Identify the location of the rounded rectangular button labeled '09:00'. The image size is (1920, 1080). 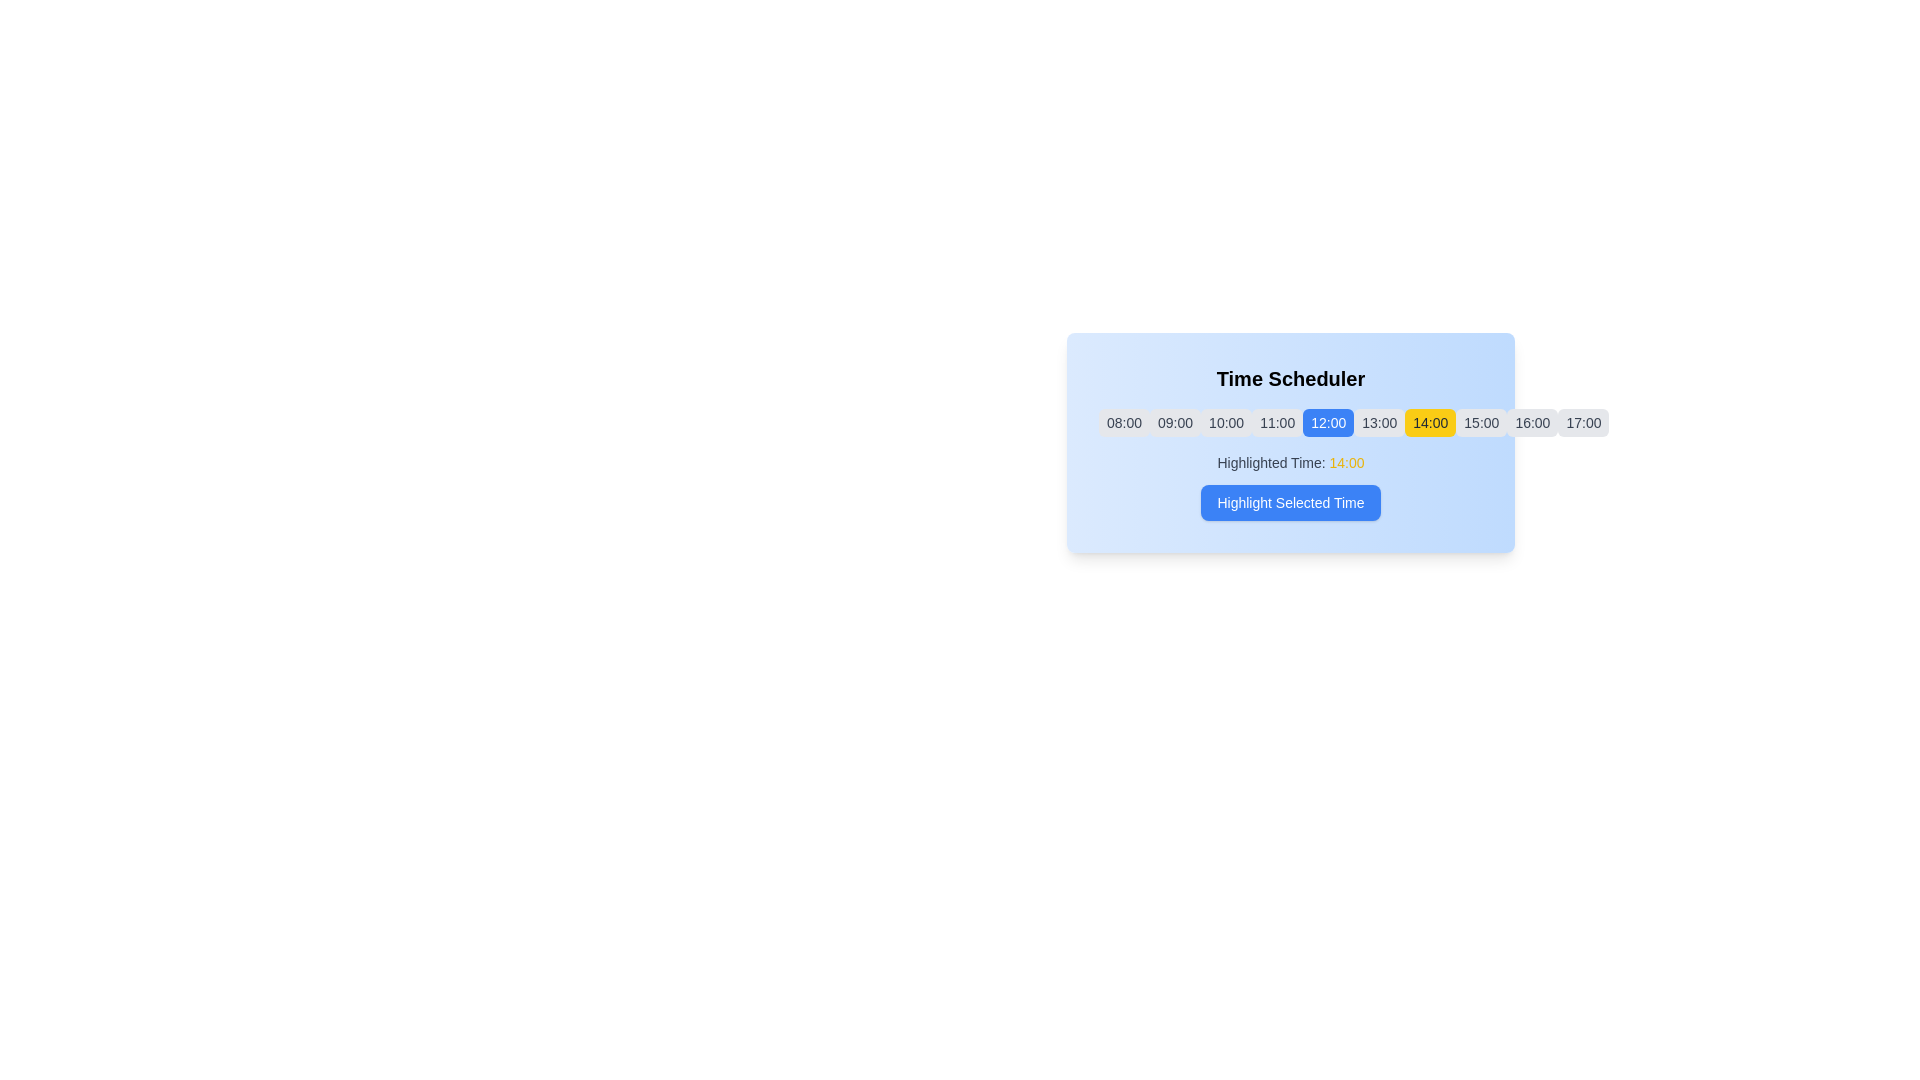
(1175, 422).